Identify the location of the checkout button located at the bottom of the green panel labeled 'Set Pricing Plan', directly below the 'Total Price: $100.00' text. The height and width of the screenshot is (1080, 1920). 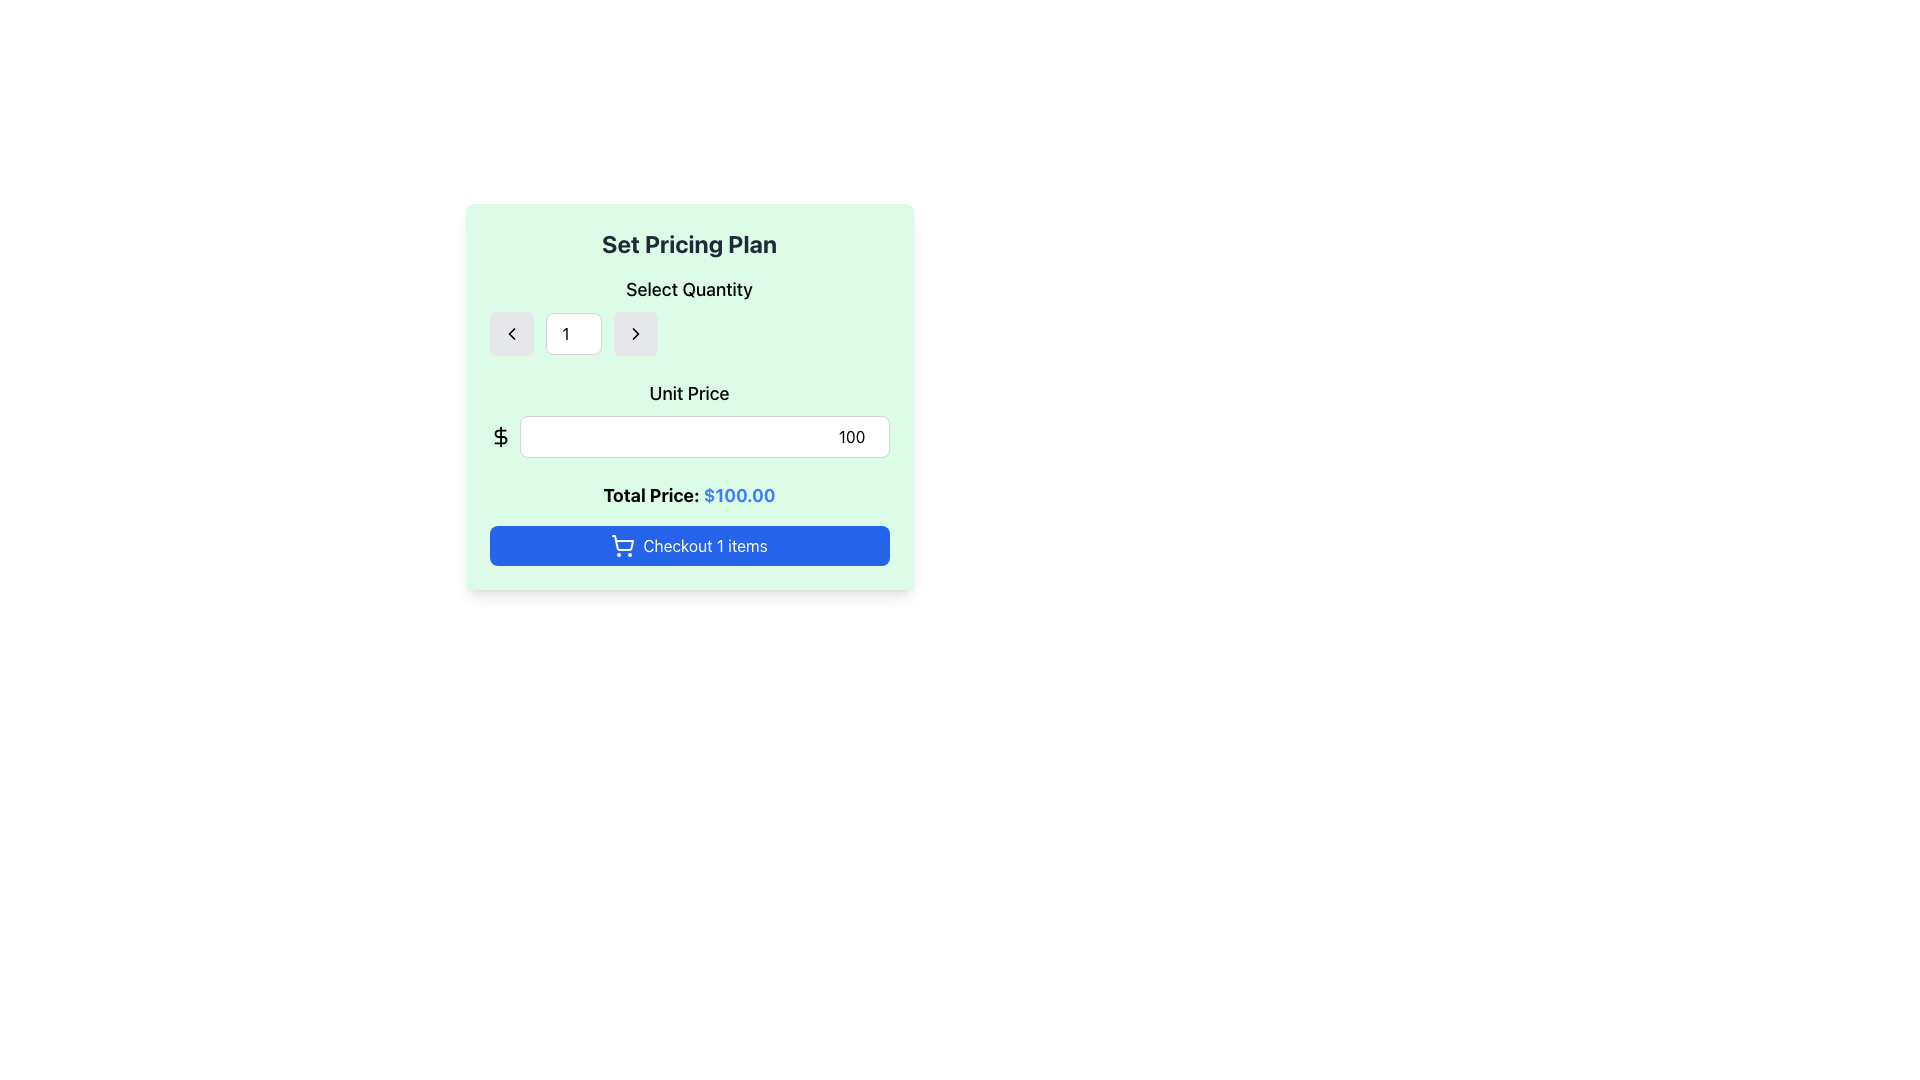
(689, 546).